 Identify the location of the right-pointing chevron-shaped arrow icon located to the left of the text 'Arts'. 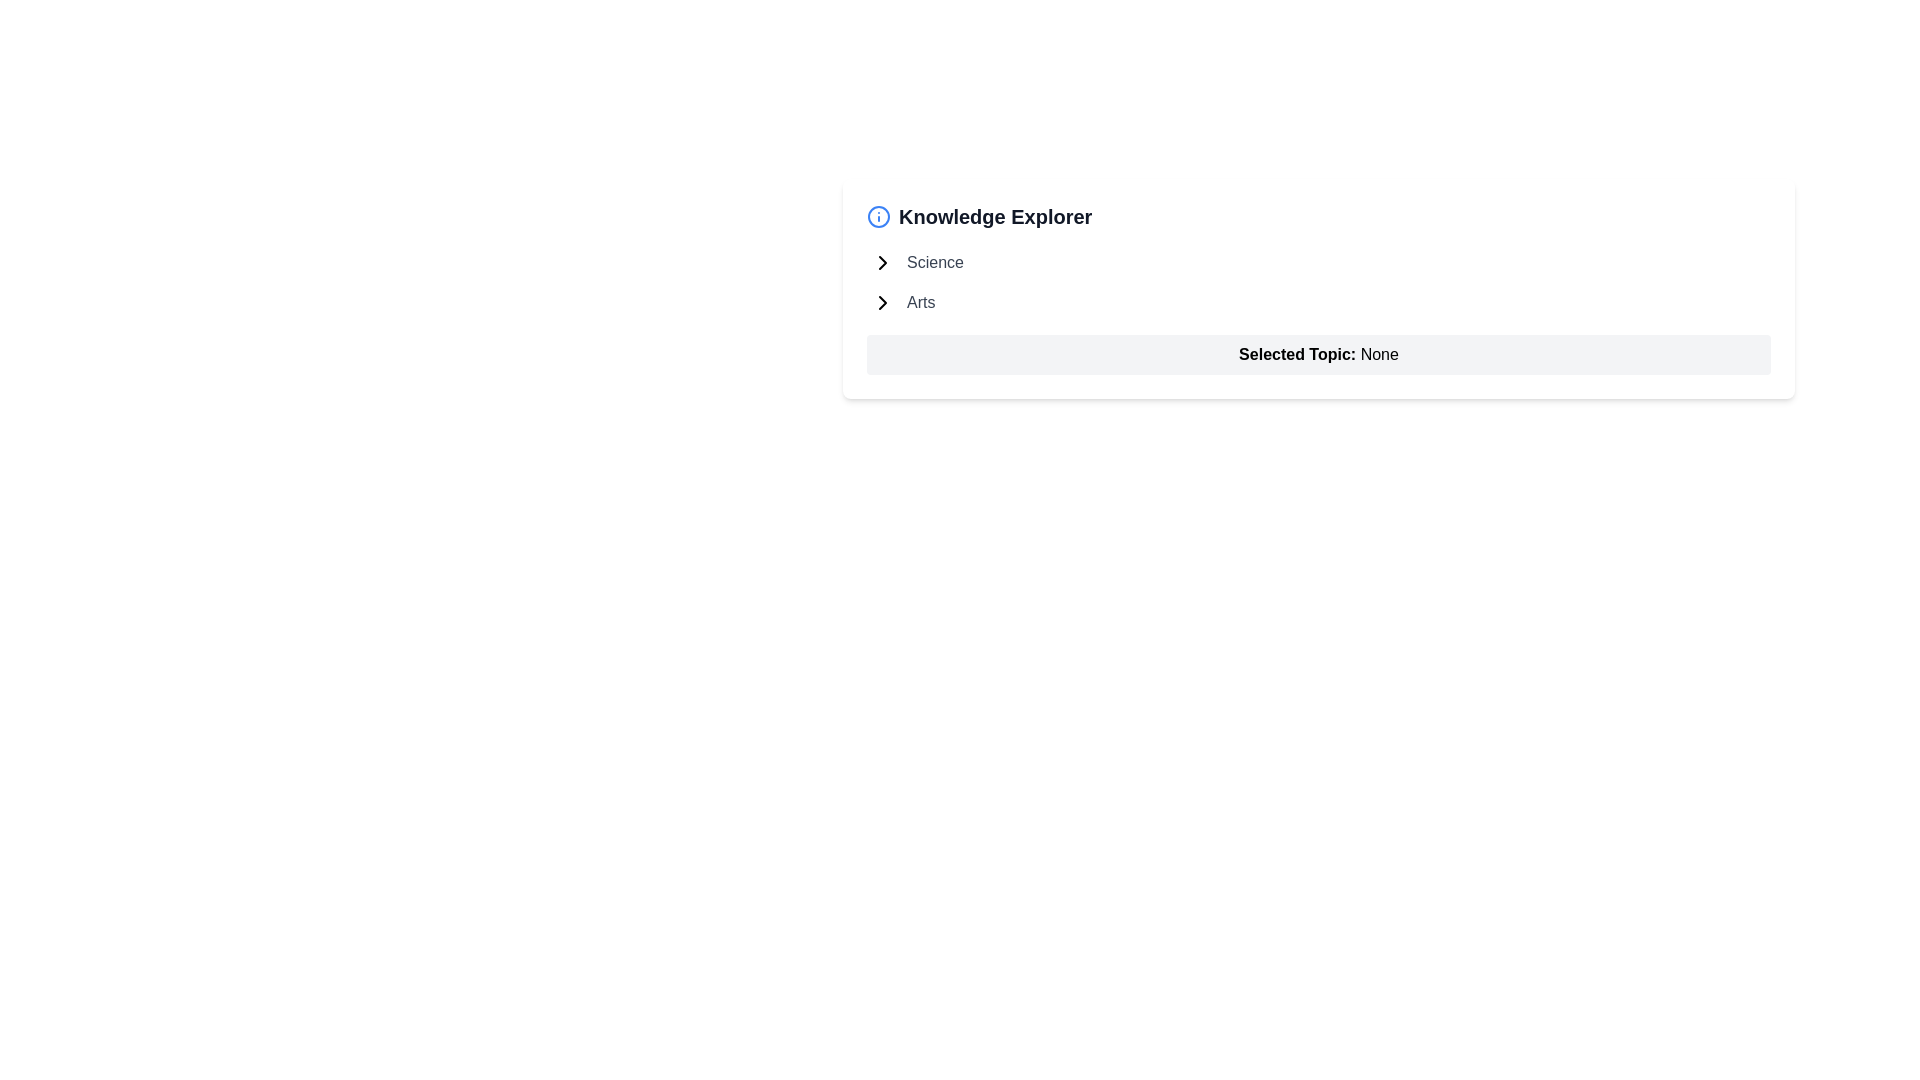
(882, 303).